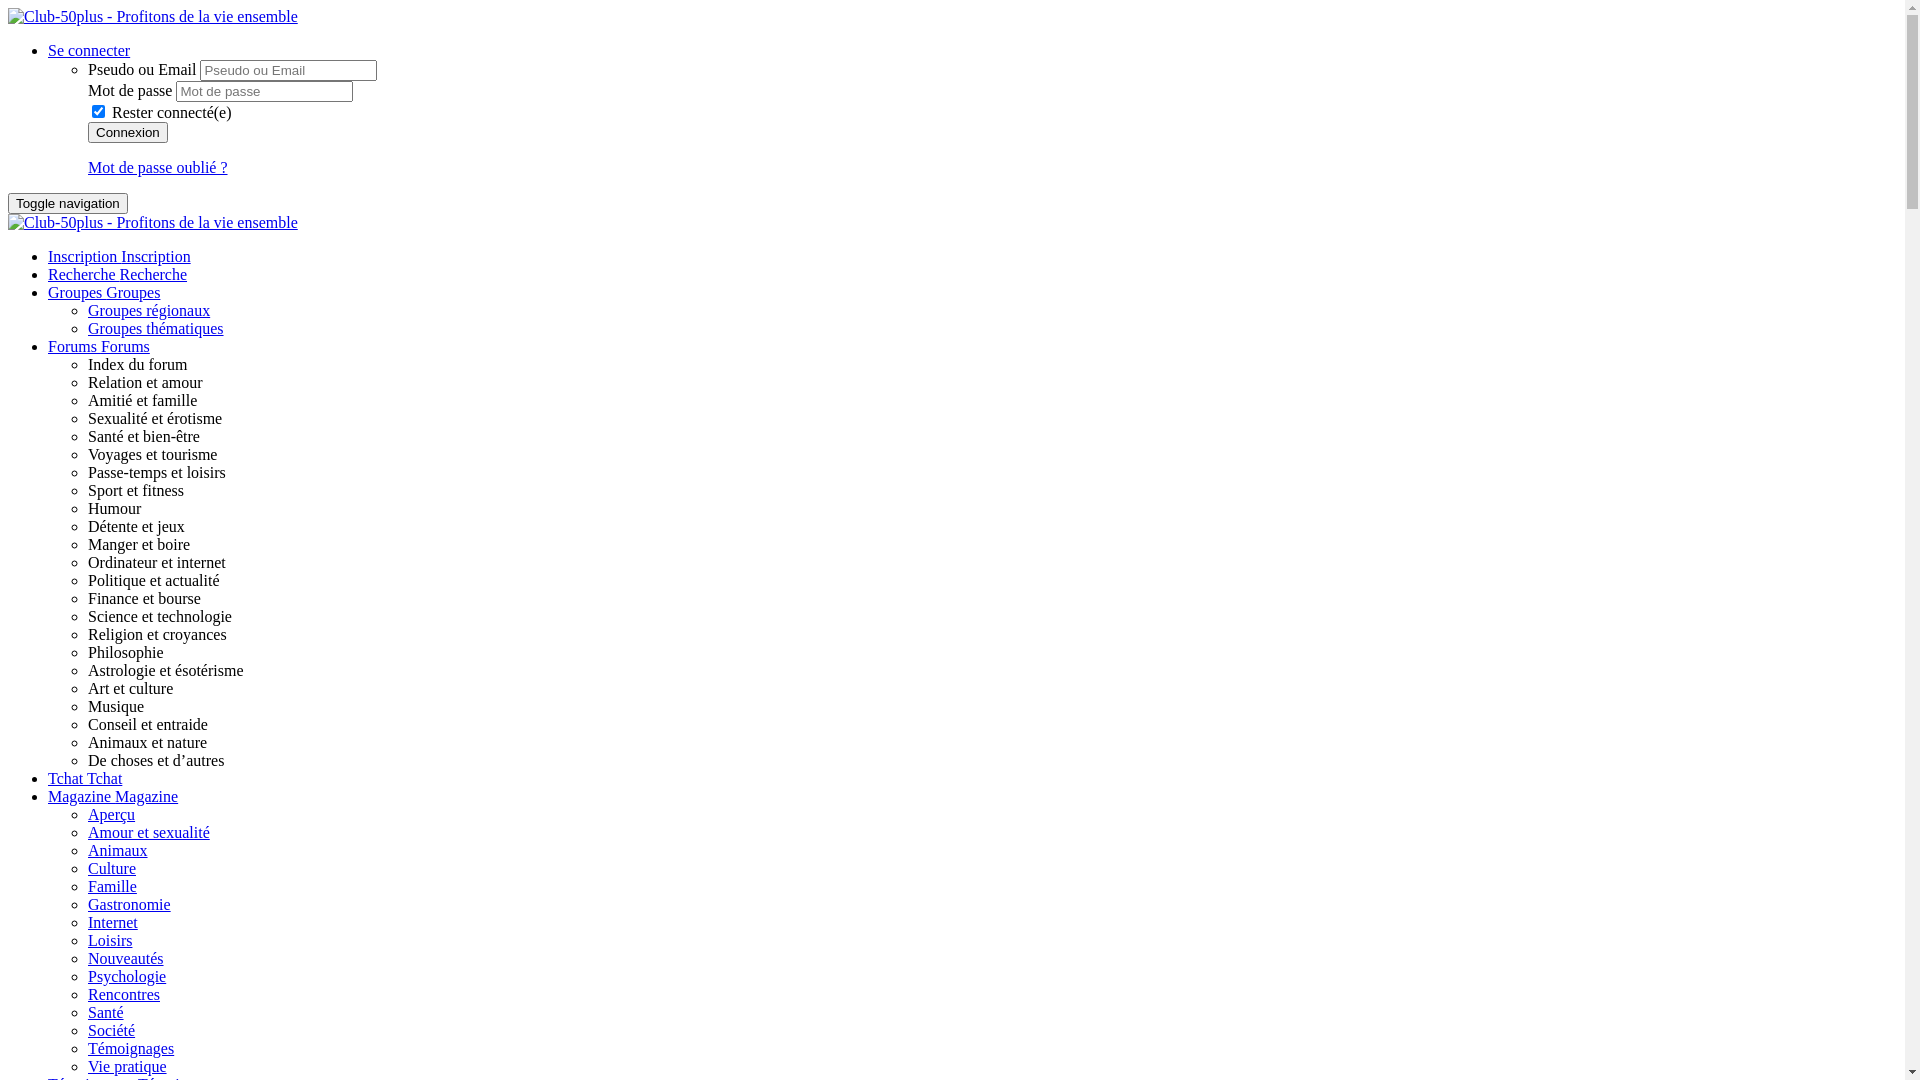  Describe the element at coordinates (80, 795) in the screenshot. I see `'Magazine'` at that location.